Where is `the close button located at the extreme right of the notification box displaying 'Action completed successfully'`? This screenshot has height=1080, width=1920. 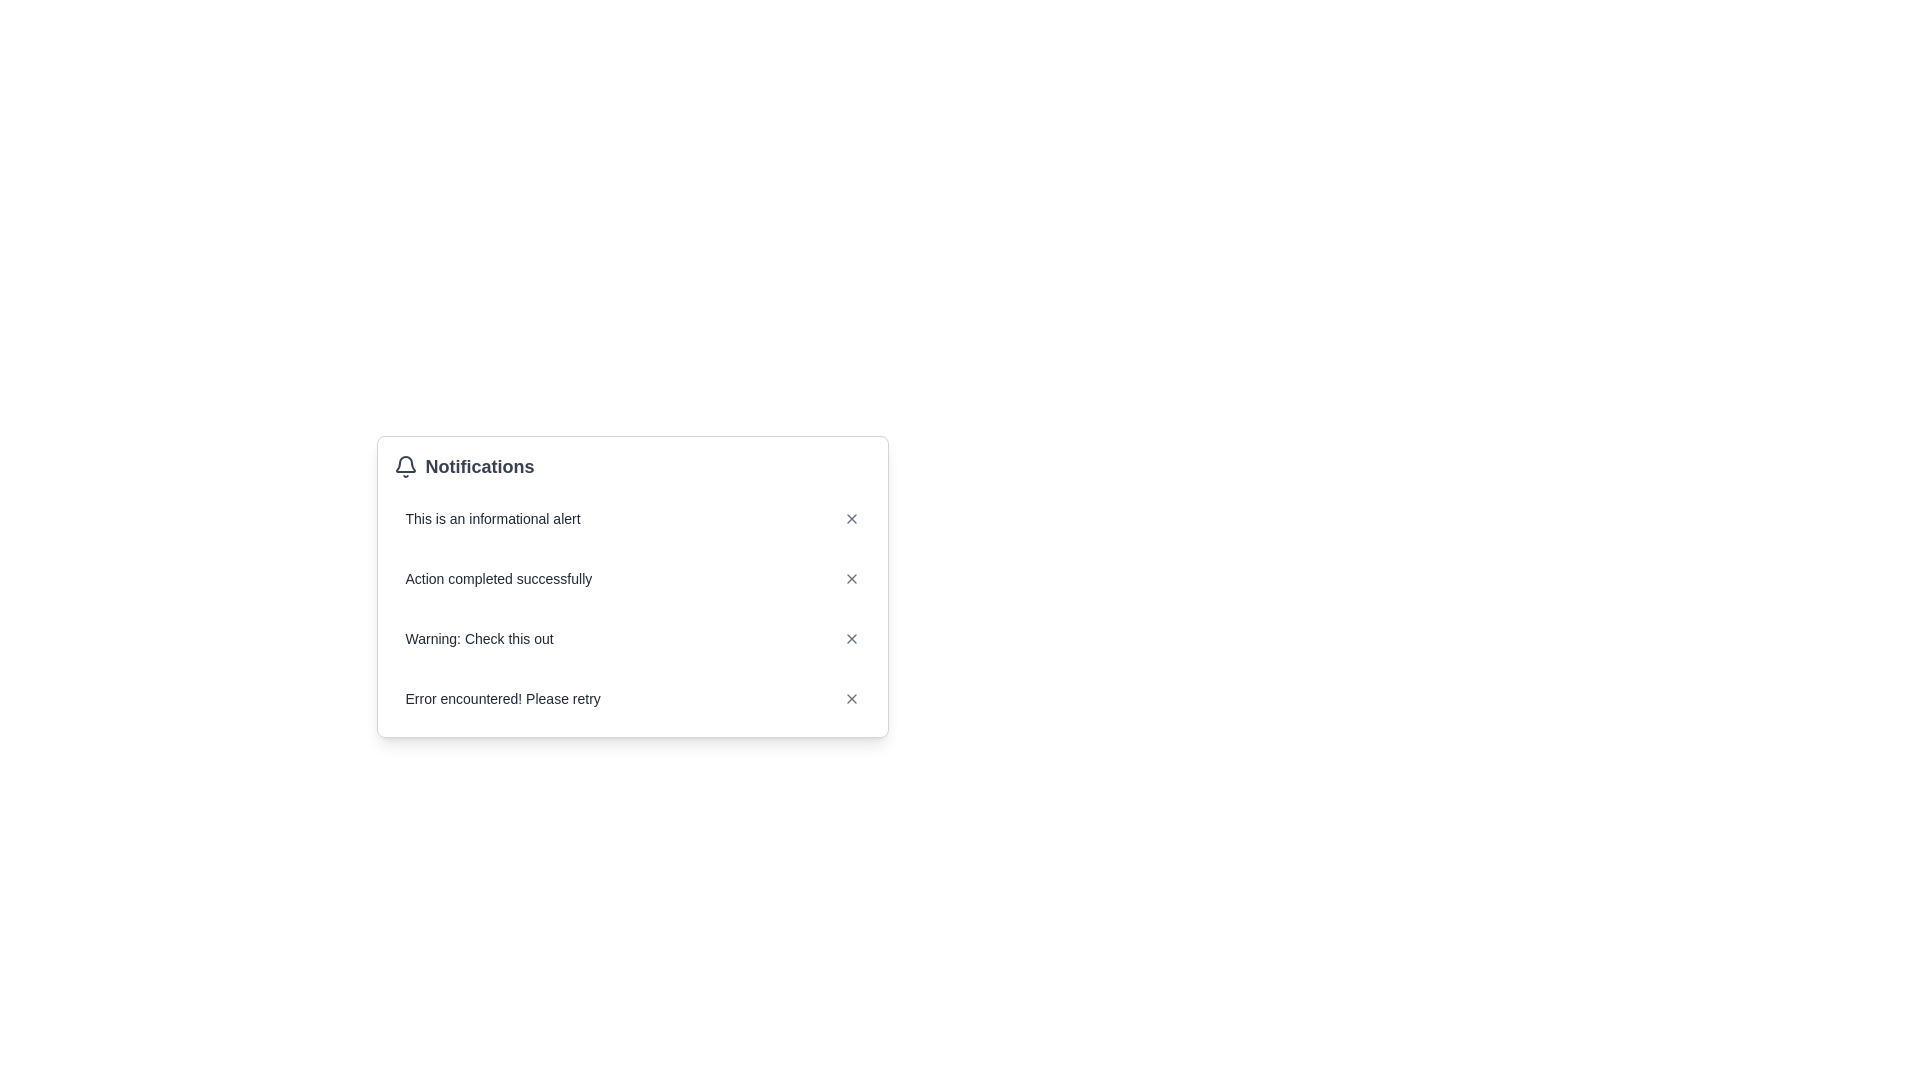
the close button located at the extreme right of the notification box displaying 'Action completed successfully' is located at coordinates (851, 578).